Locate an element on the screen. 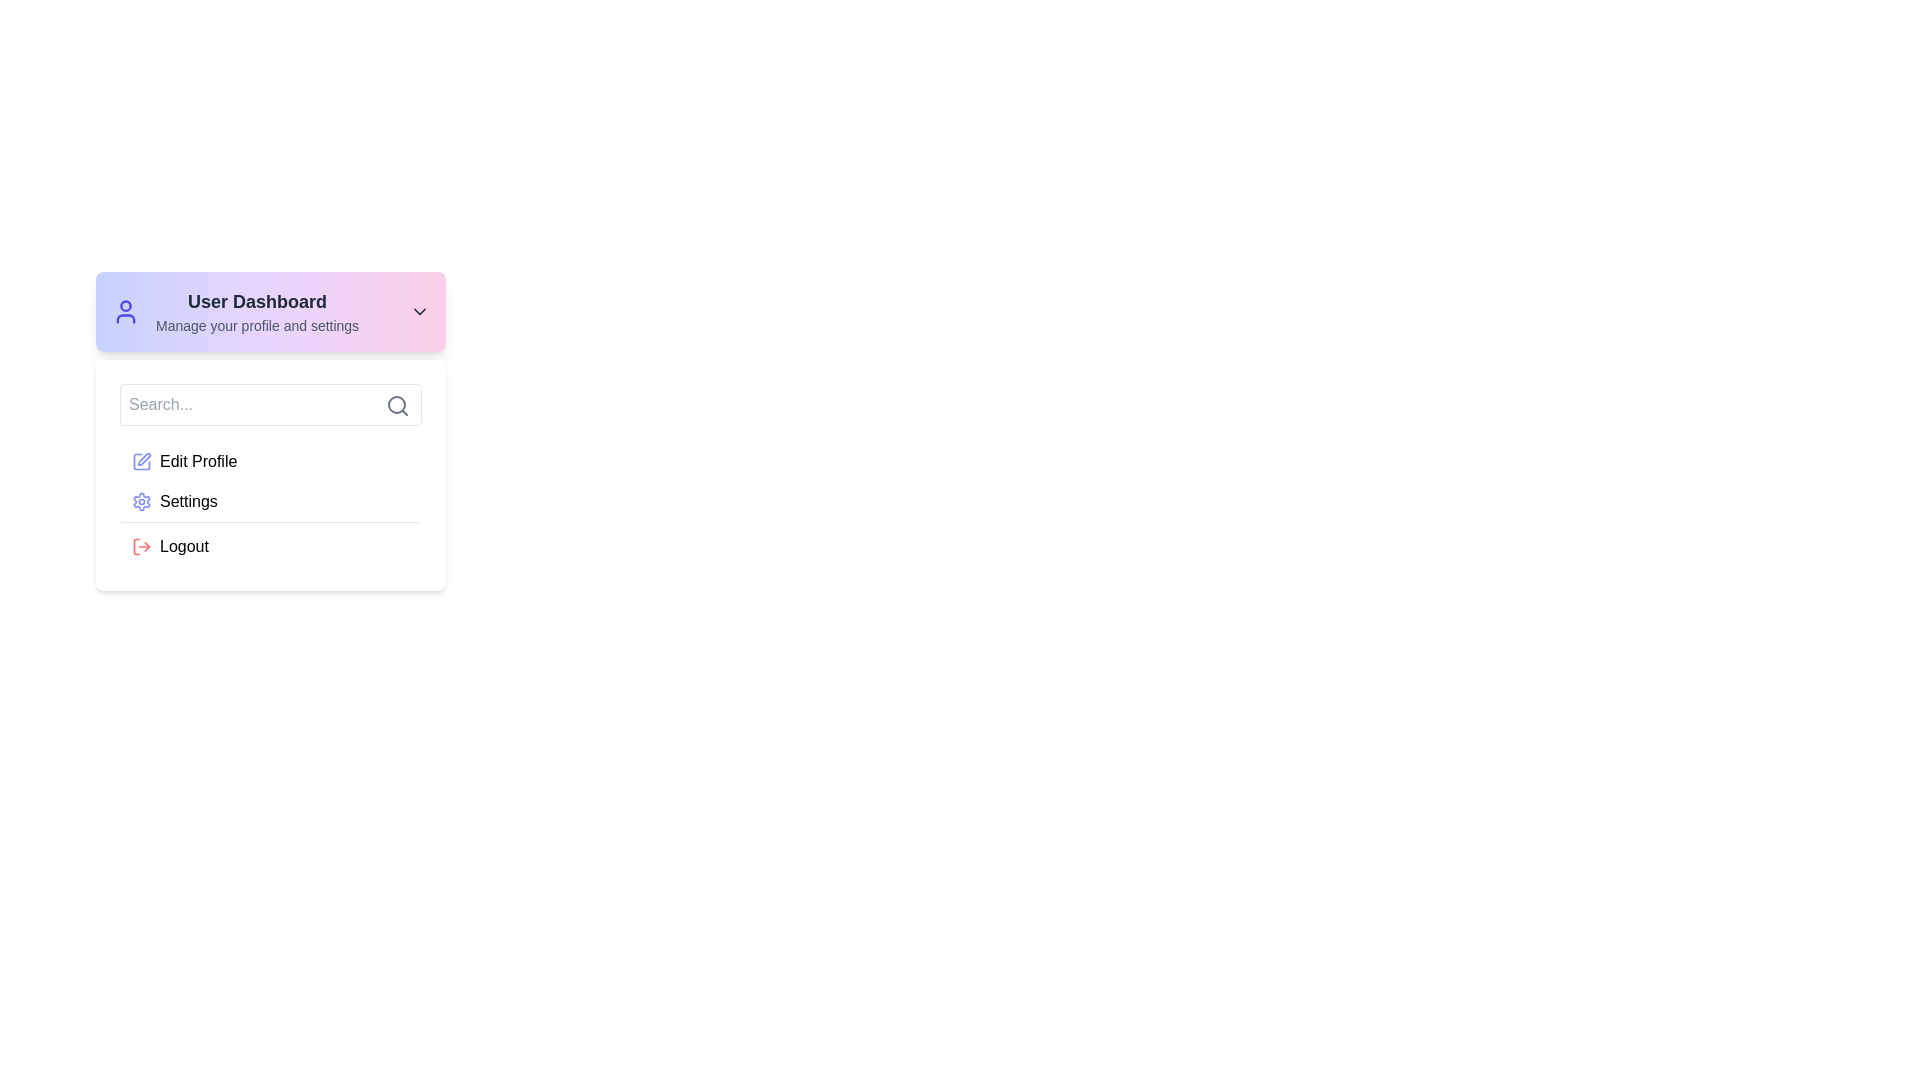 This screenshot has width=1920, height=1080. the profile editing button located in the dropdown menu under the 'User Dashboard' section, which is the first clickable item below the search bar is located at coordinates (269, 462).